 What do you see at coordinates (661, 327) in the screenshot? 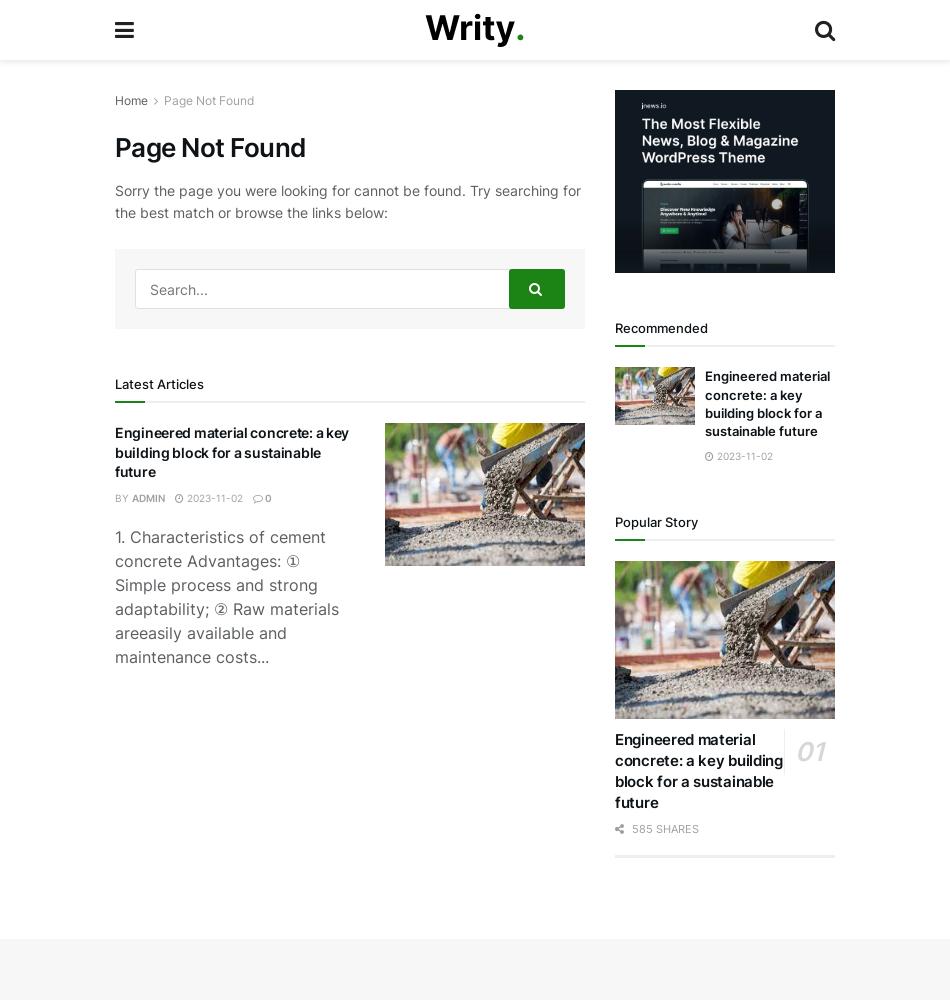
I see `'Recommended'` at bounding box center [661, 327].